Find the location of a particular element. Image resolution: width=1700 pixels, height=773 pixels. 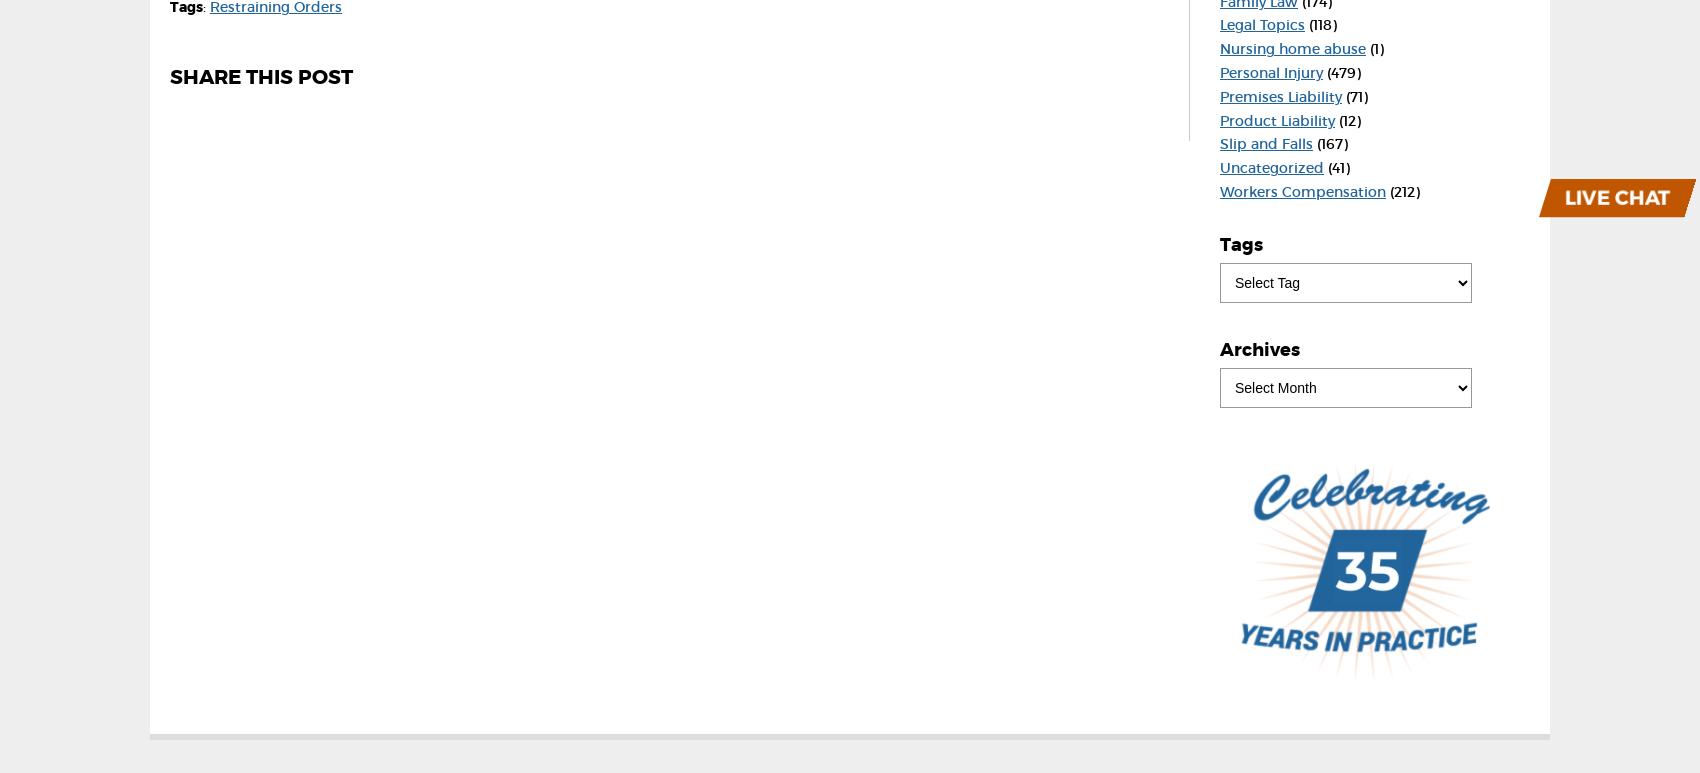

'Tags' is located at coordinates (1240, 244).